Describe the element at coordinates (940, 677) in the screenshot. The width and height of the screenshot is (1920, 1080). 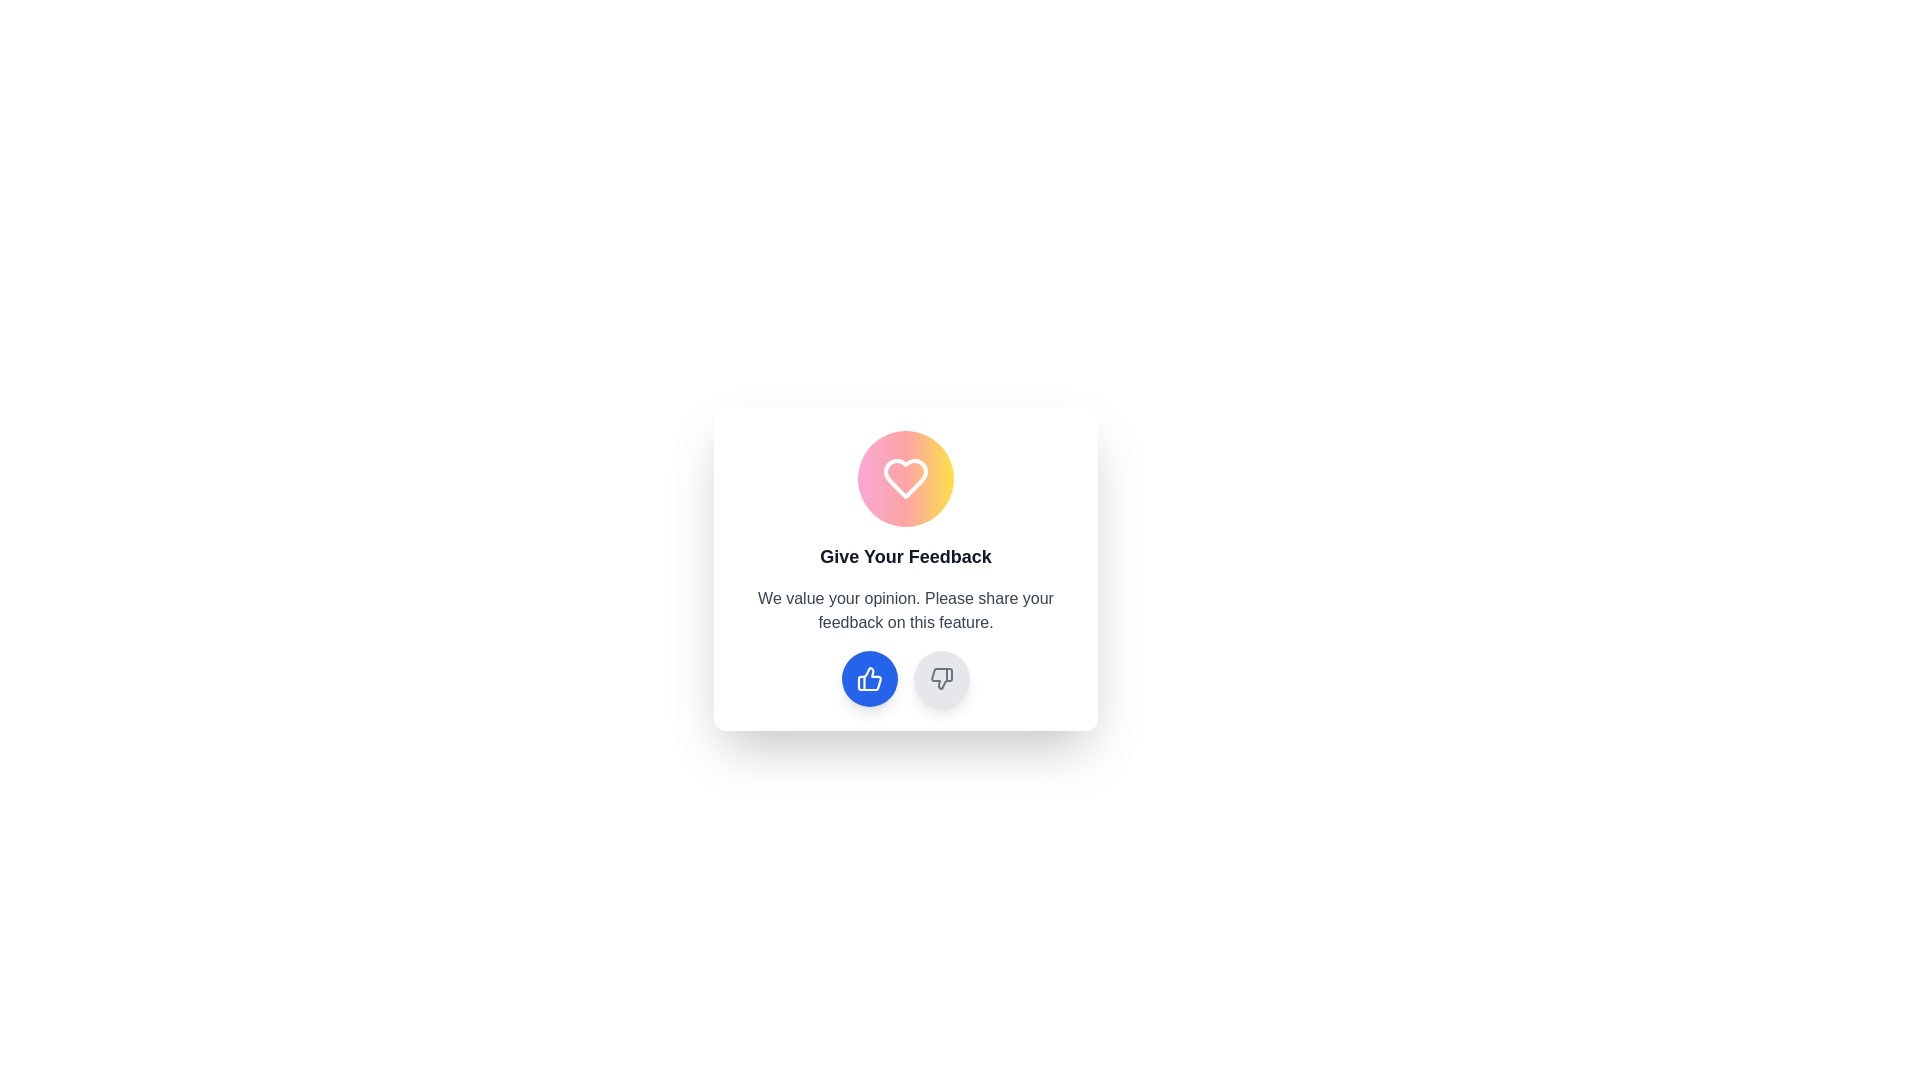
I see `the dislike SVG icon located within the circular area at the bottom-right of the feedback card` at that location.